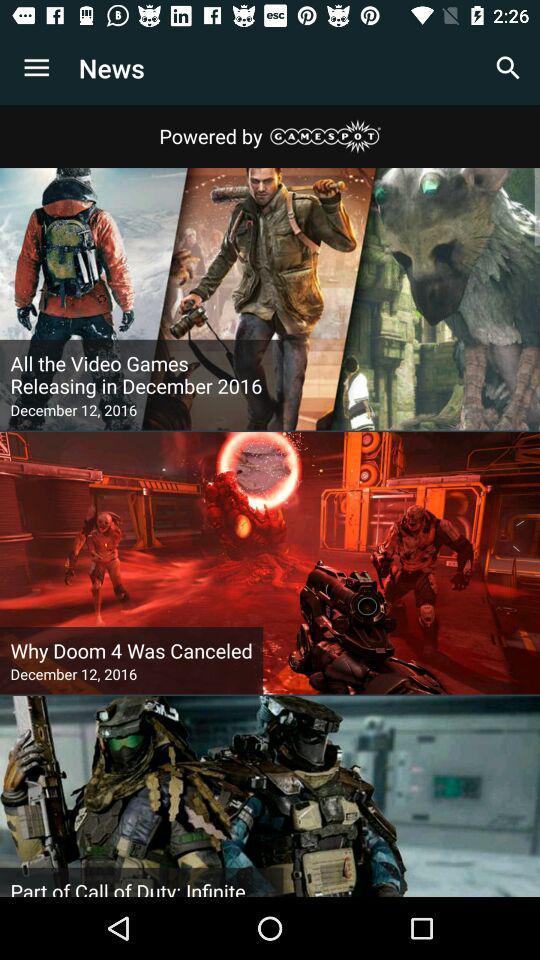 Image resolution: width=540 pixels, height=960 pixels. What do you see at coordinates (140, 374) in the screenshot?
I see `the icon above december 12, 2016 icon` at bounding box center [140, 374].